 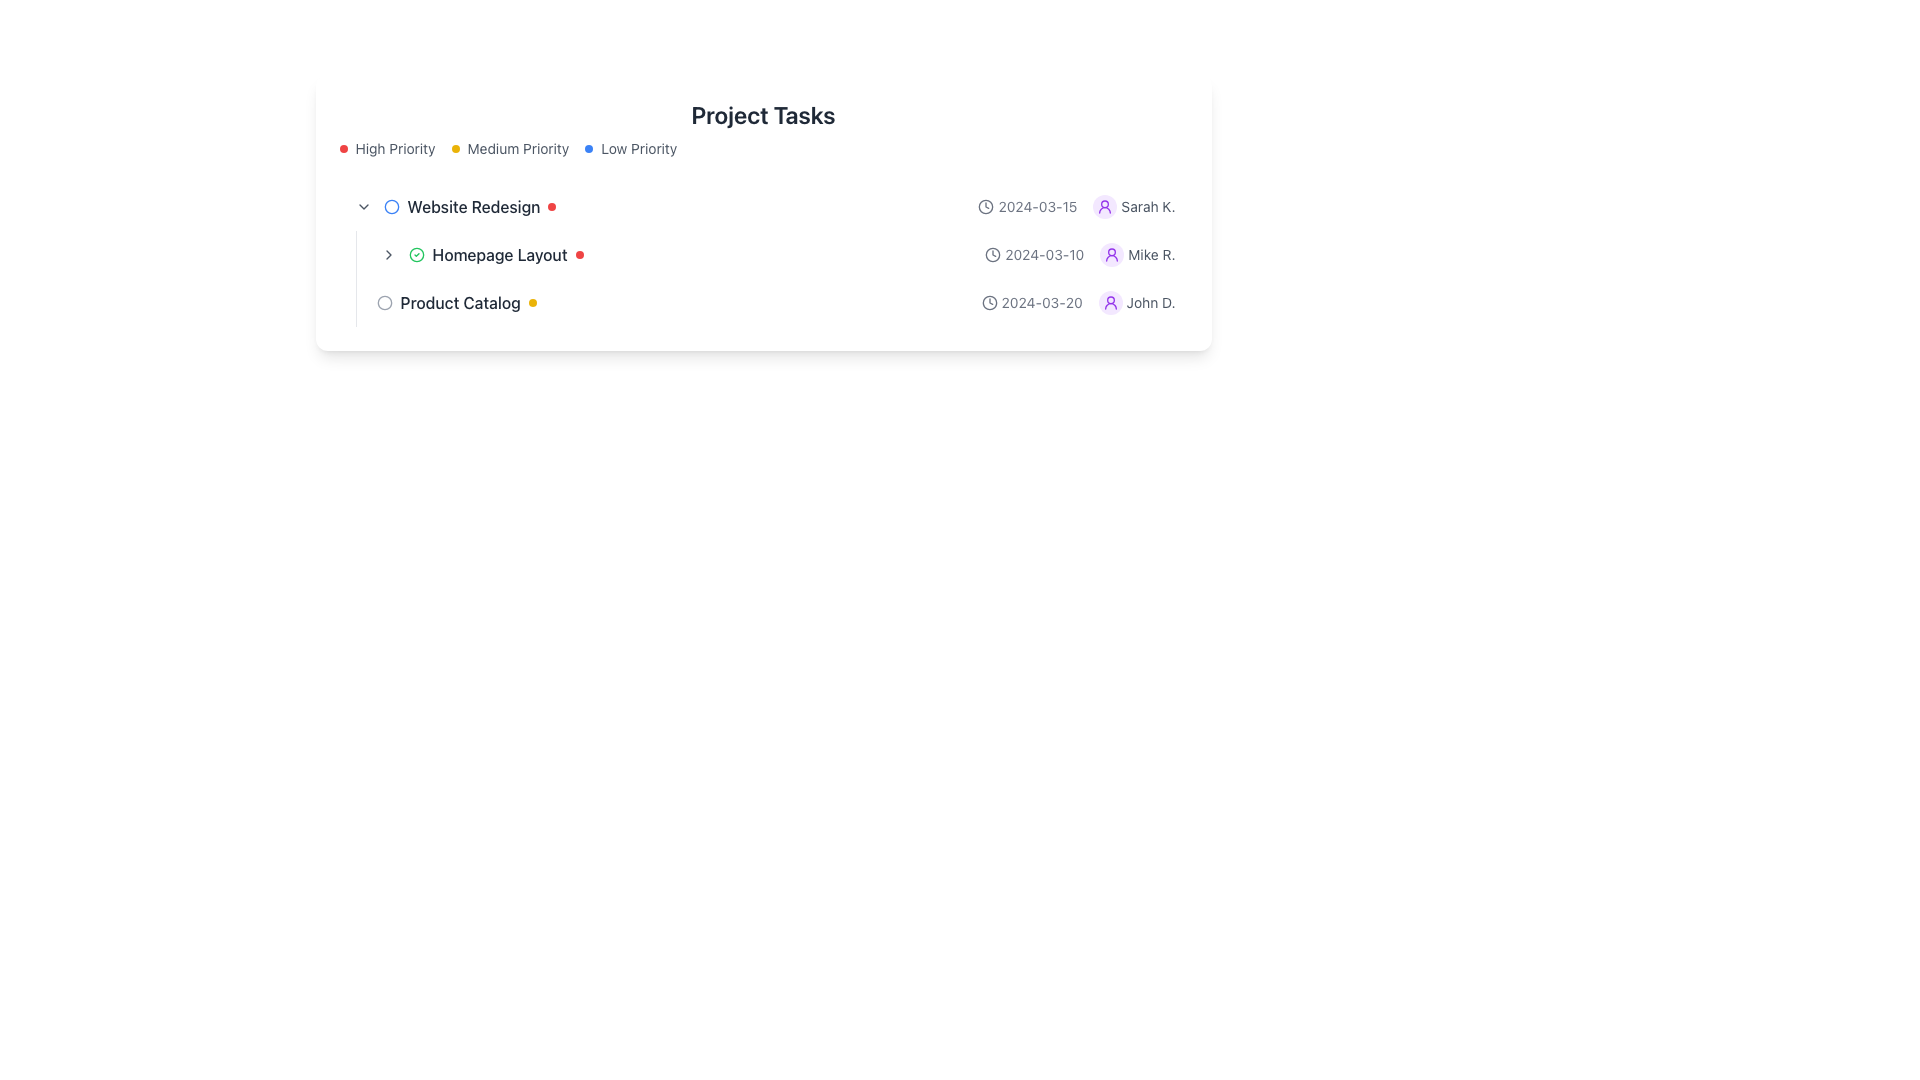 I want to click on the 'Low Priority' text with icon element, which is the third among three priority indicators arranged horizontally at the top of the interface, so click(x=630, y=148).